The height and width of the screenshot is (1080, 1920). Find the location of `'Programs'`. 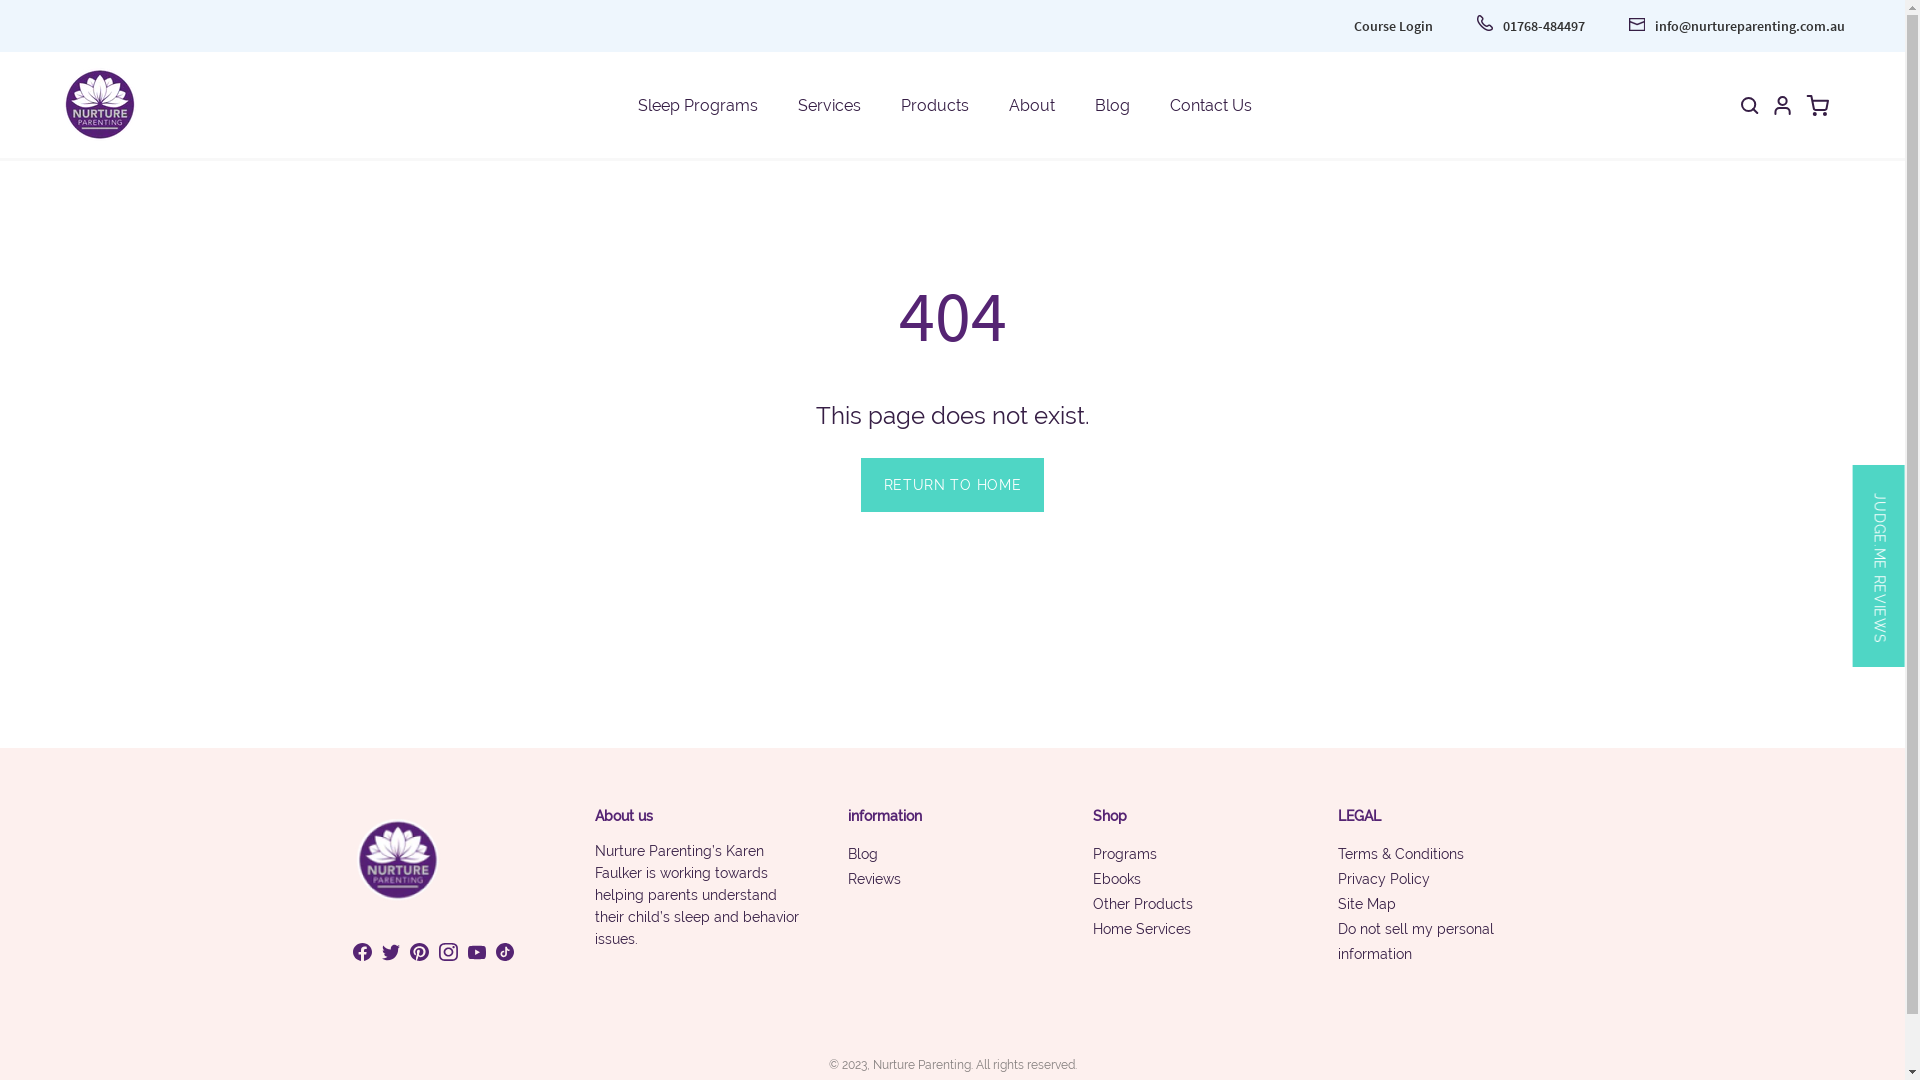

'Programs' is located at coordinates (1124, 853).